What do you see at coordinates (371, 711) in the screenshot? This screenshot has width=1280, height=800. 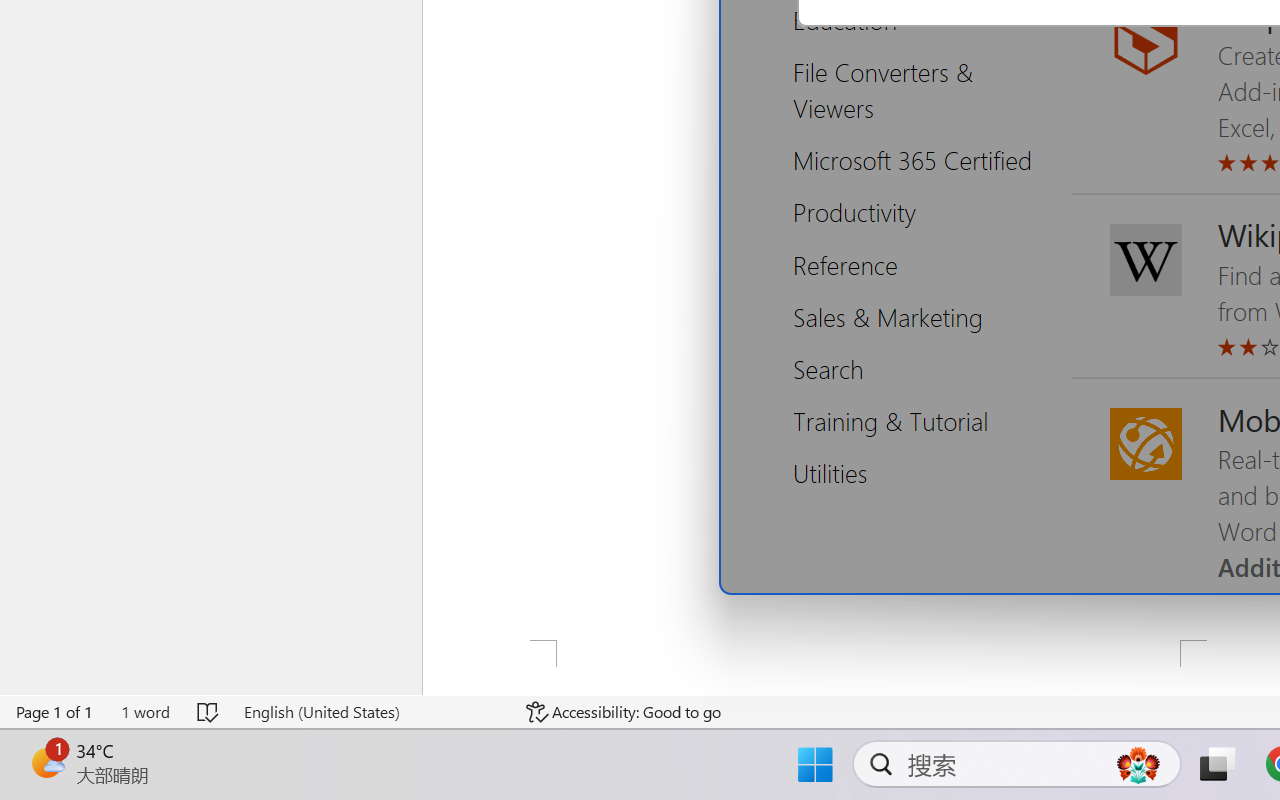 I see `'Language English (United States)'` at bounding box center [371, 711].